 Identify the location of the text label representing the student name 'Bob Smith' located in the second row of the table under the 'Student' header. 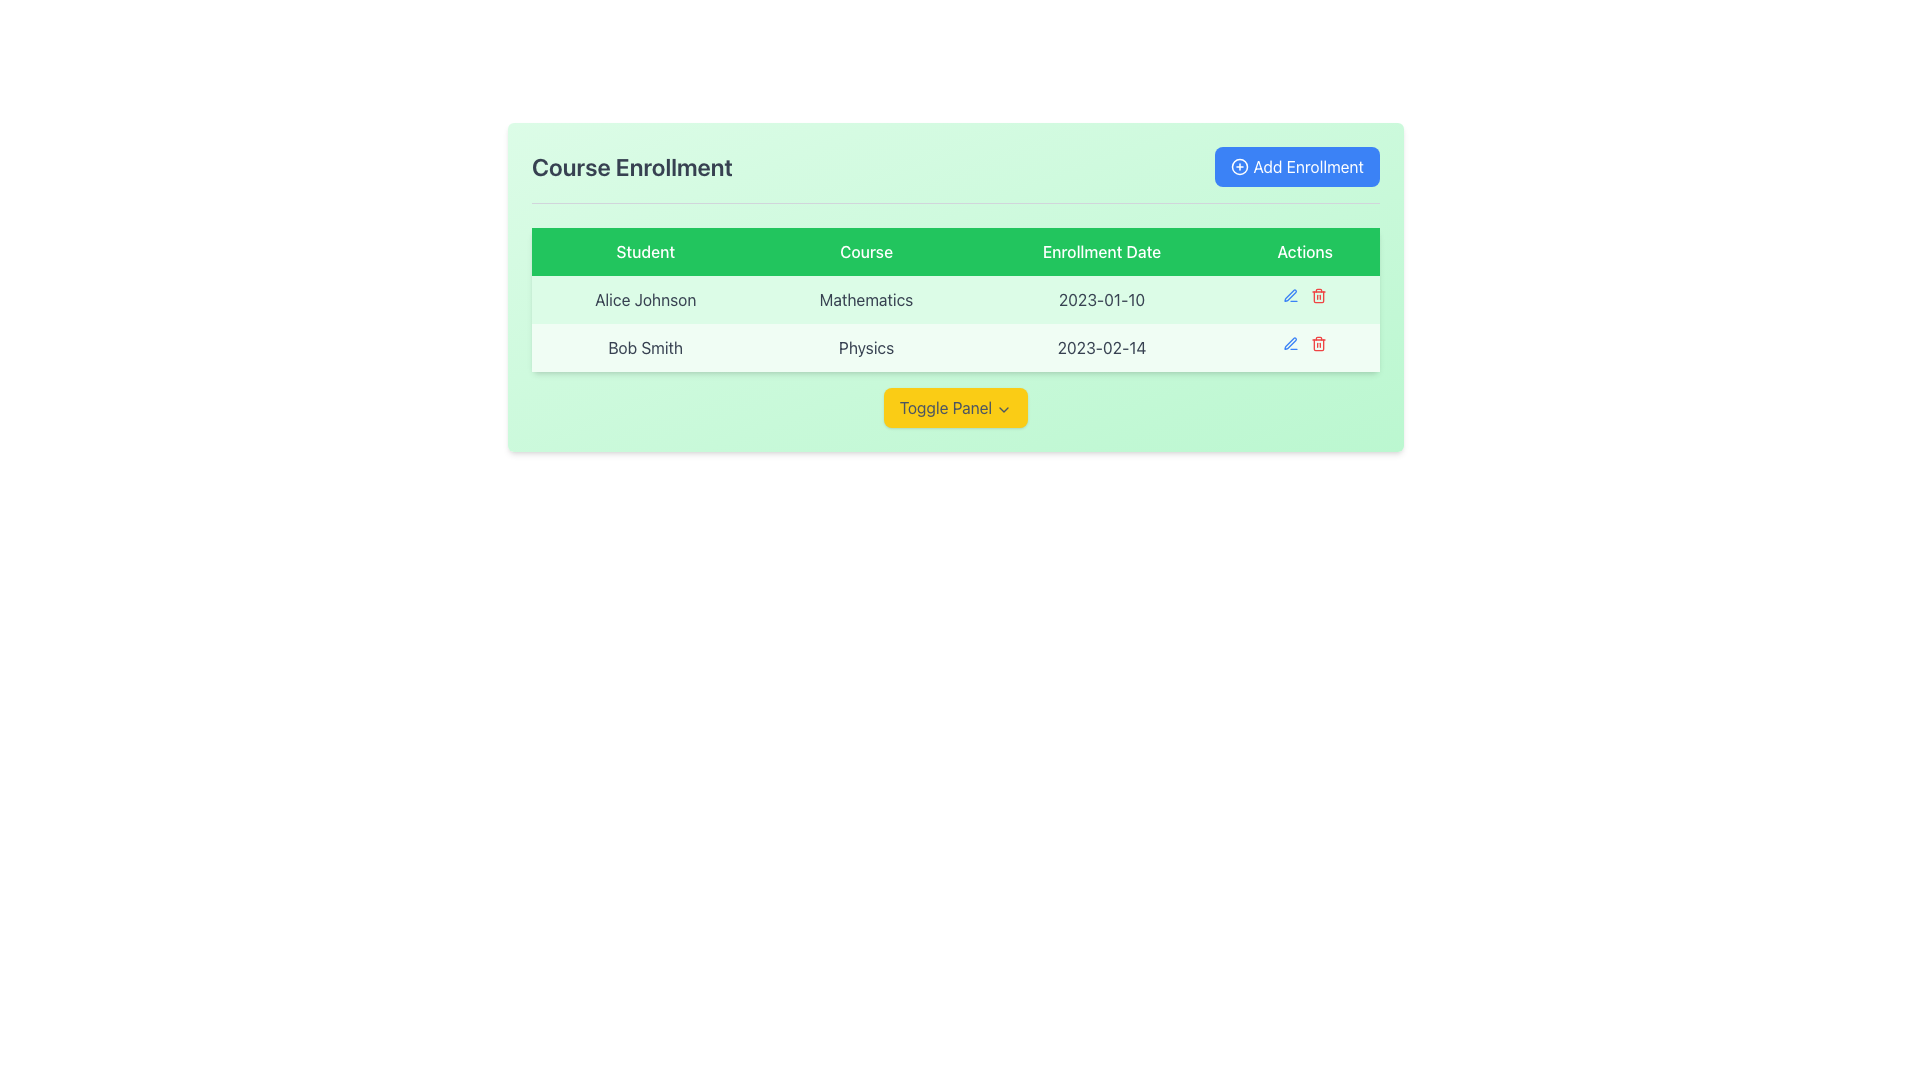
(645, 346).